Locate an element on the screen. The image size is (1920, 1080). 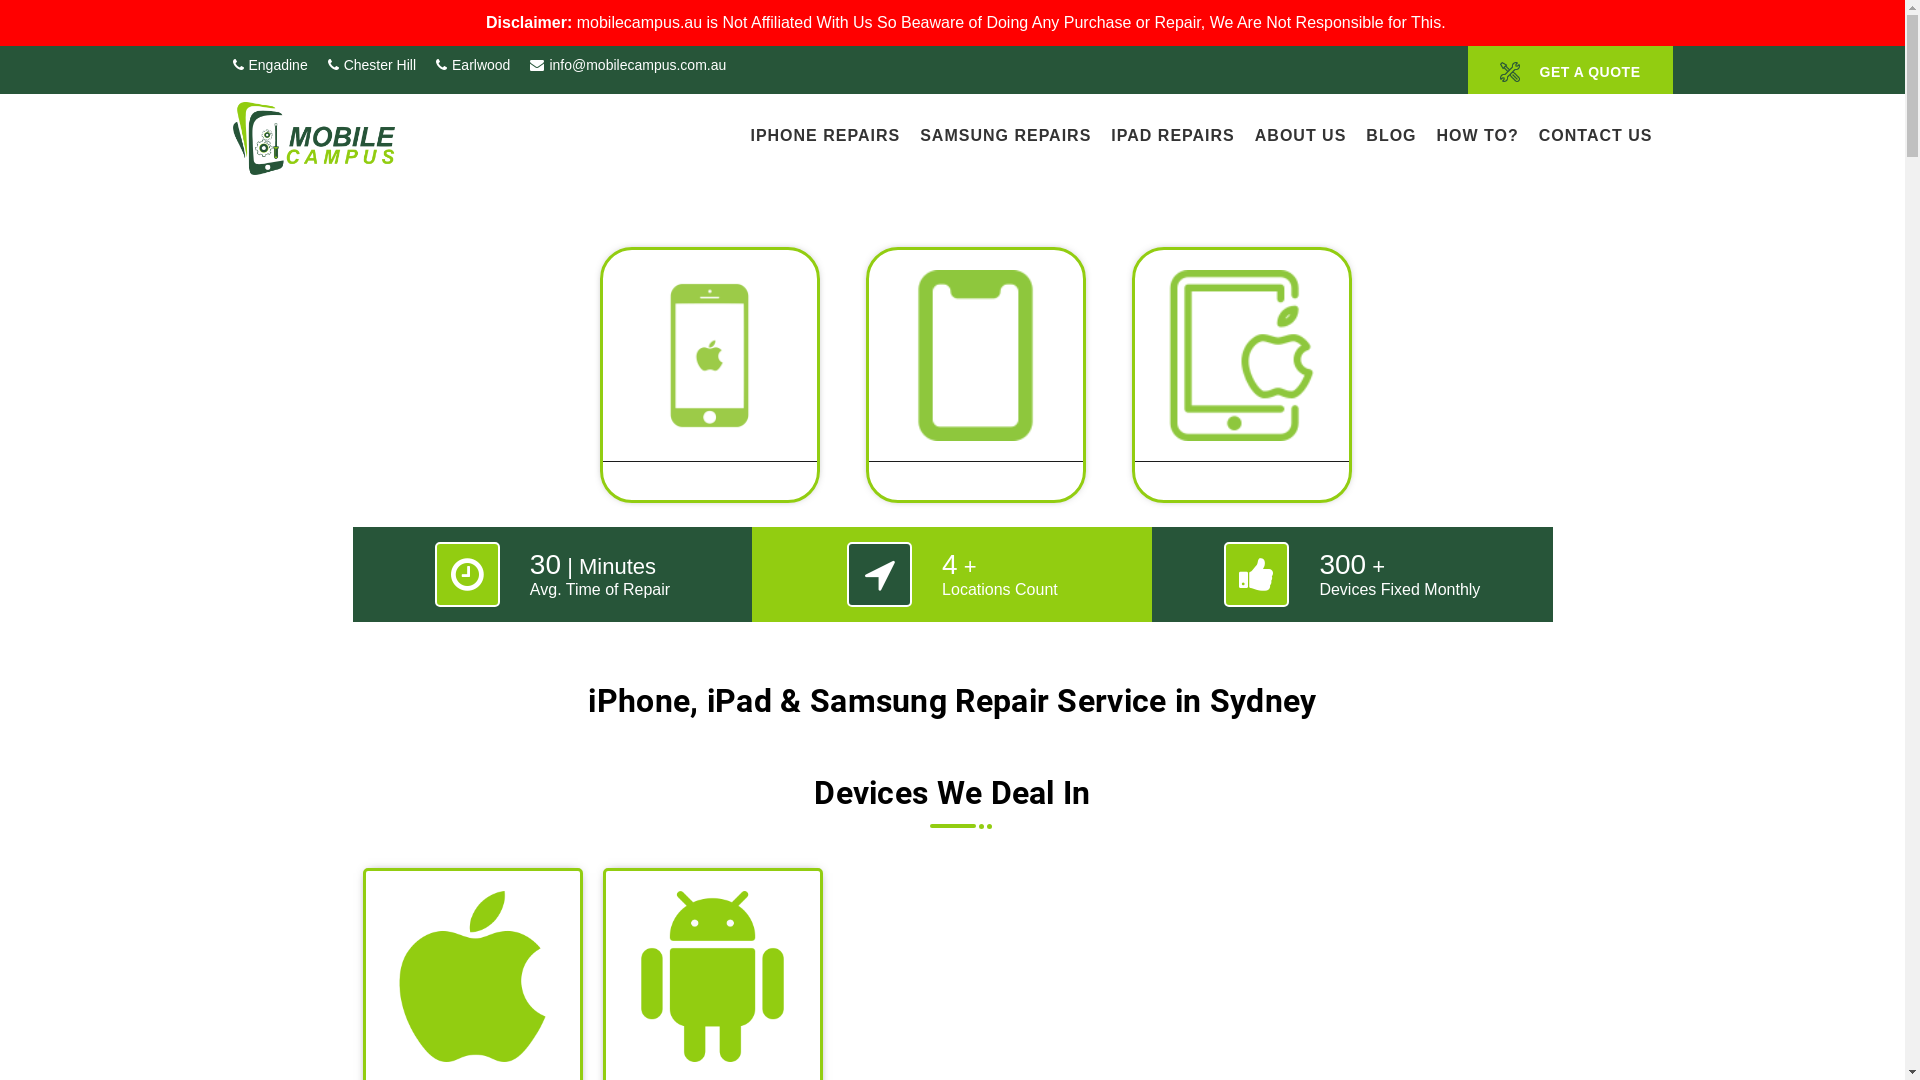
'ABOUT US' is located at coordinates (1253, 133).